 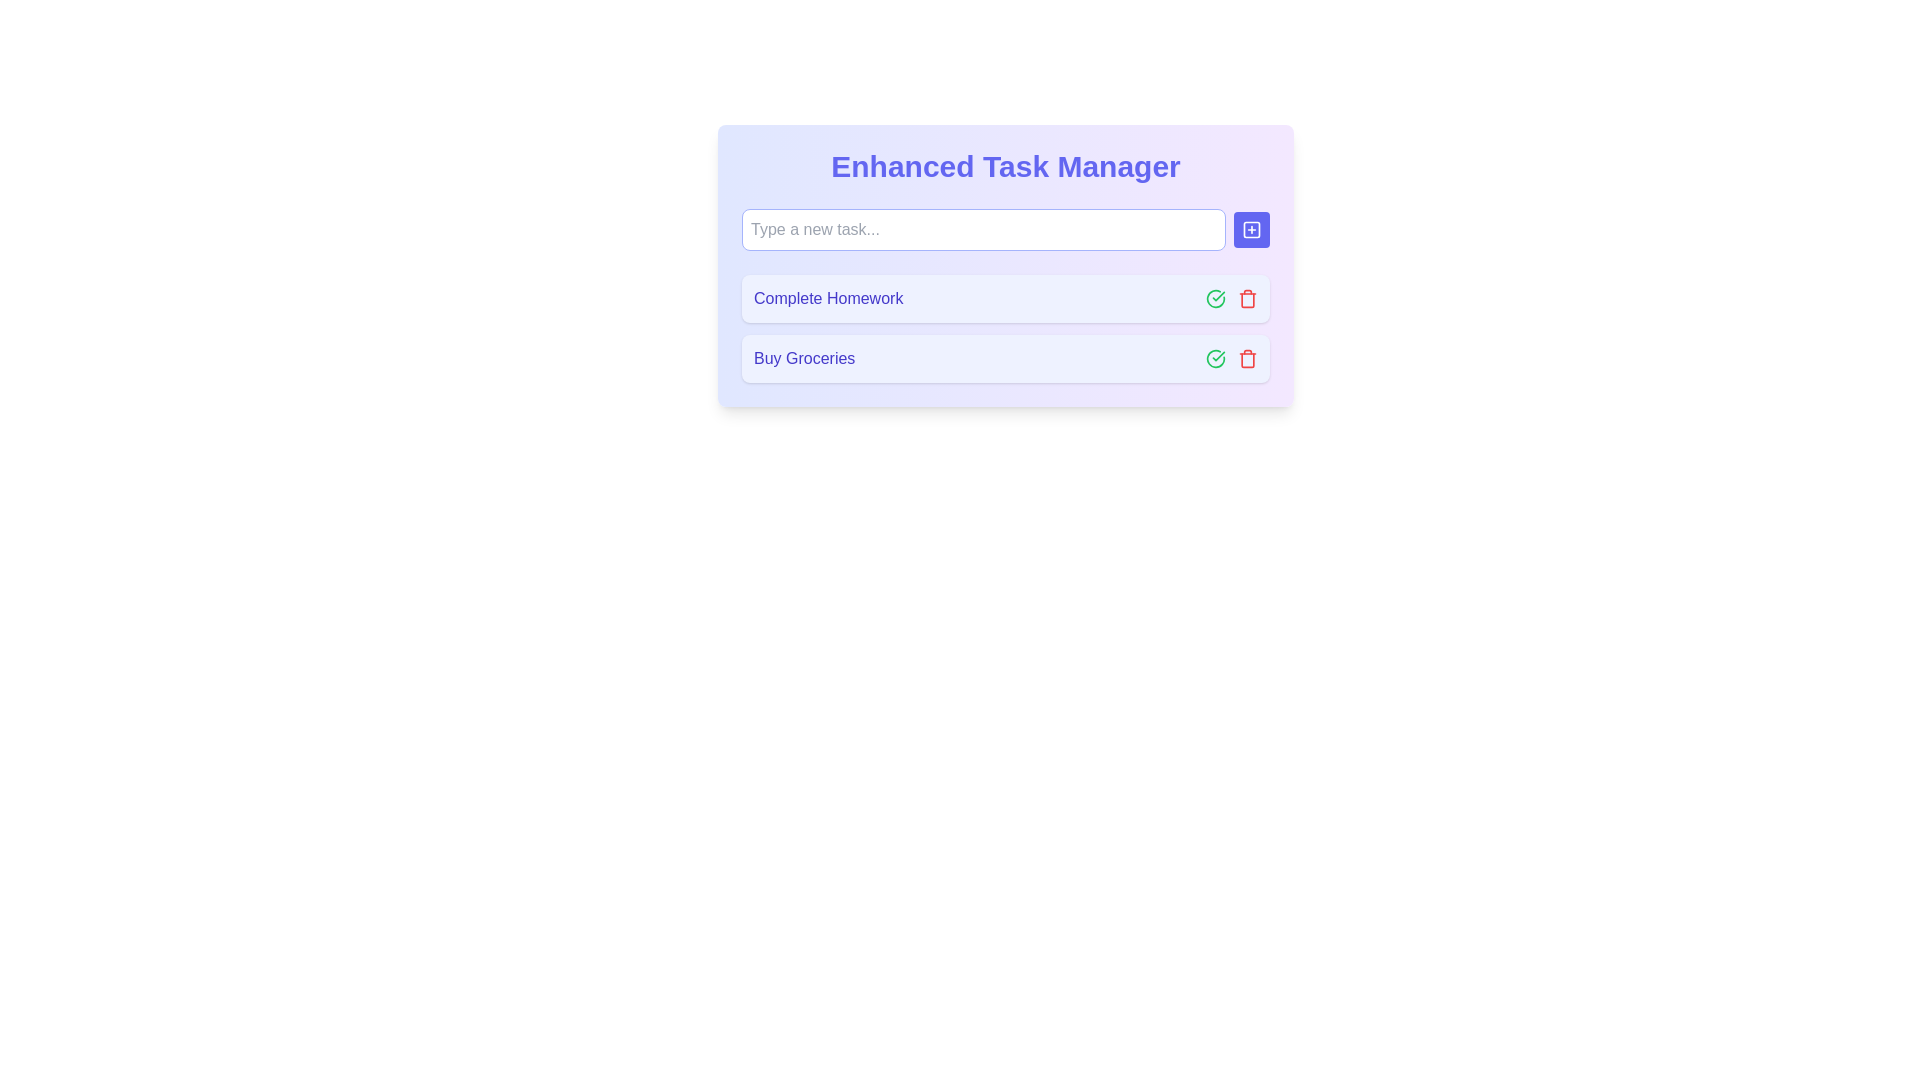 I want to click on the action button located immediately to the right of the 'Type a new task...' text input field, so click(x=1251, y=229).